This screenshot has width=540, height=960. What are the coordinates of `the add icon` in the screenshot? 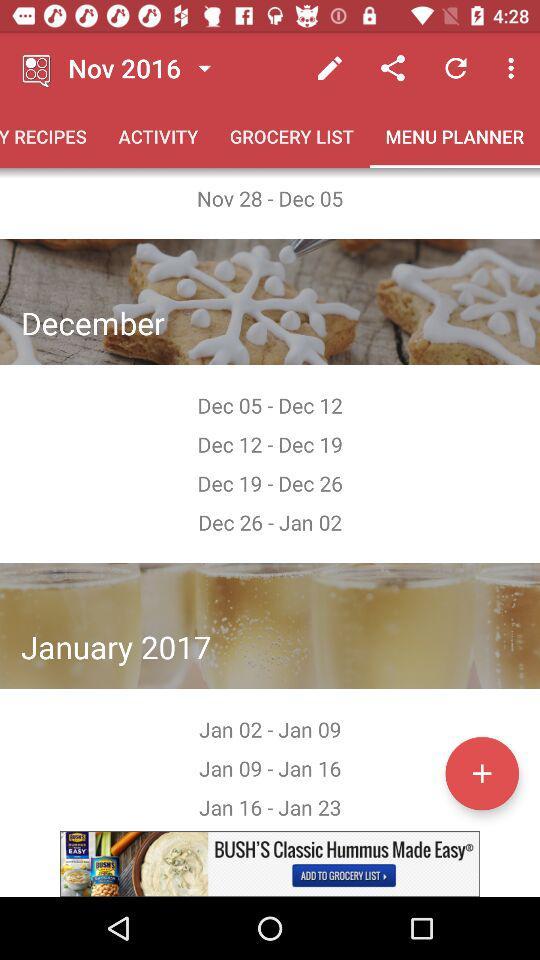 It's located at (481, 772).